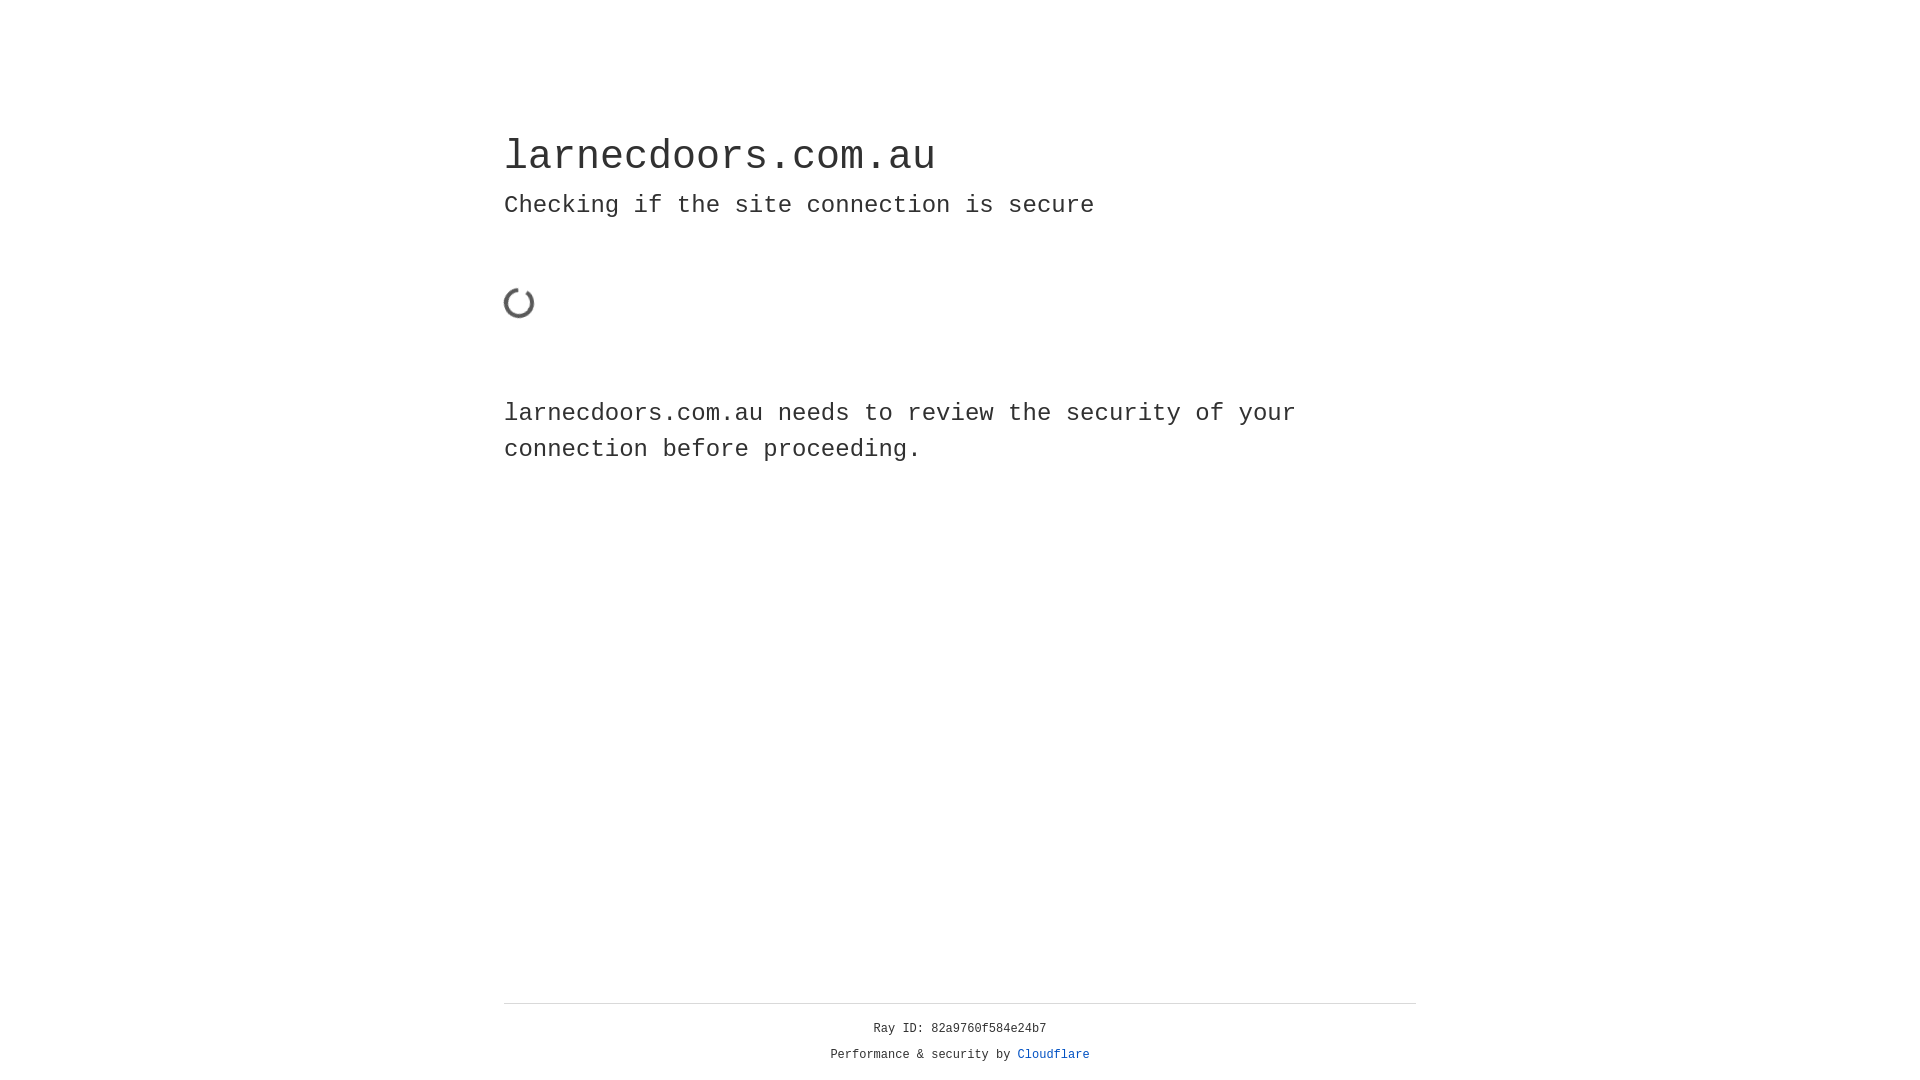 The image size is (1920, 1080). What do you see at coordinates (1053, 1054) in the screenshot?
I see `'Cloudflare'` at bounding box center [1053, 1054].